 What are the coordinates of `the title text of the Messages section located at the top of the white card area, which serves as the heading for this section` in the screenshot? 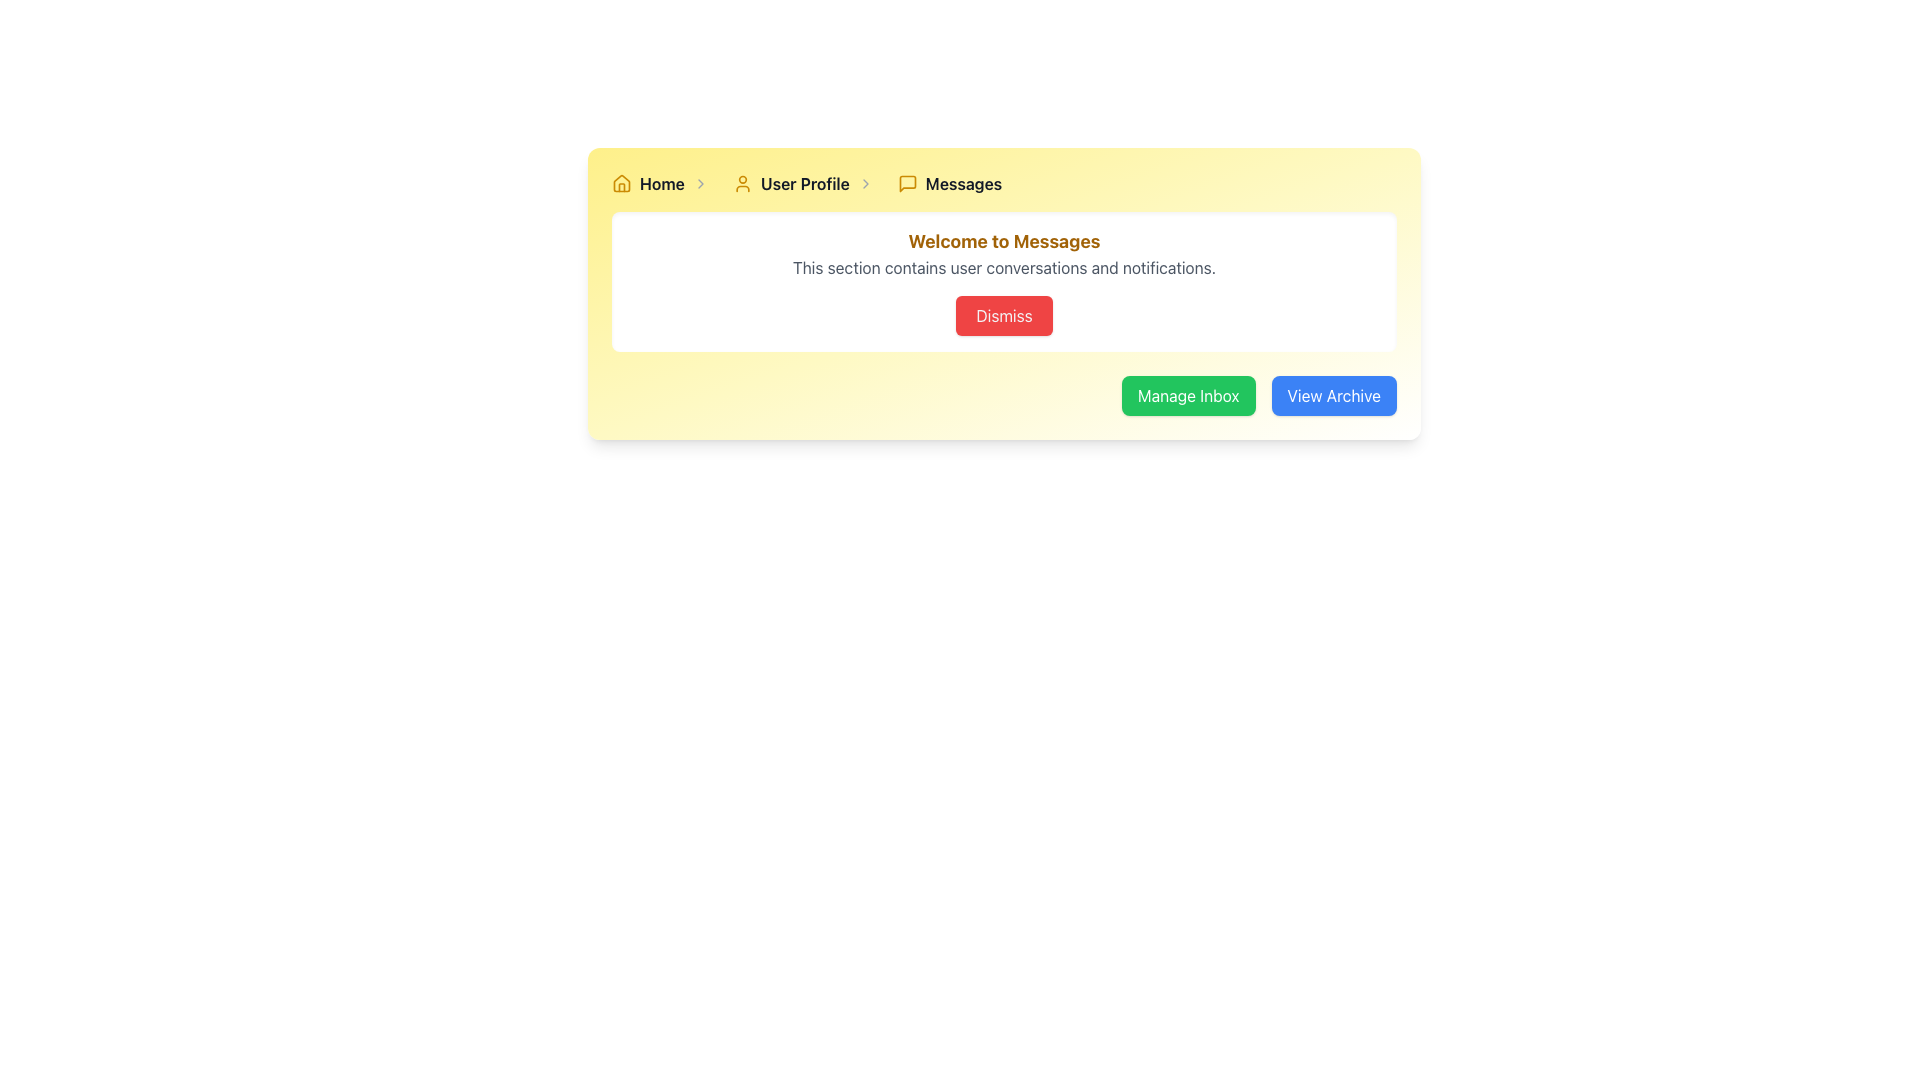 It's located at (1004, 241).